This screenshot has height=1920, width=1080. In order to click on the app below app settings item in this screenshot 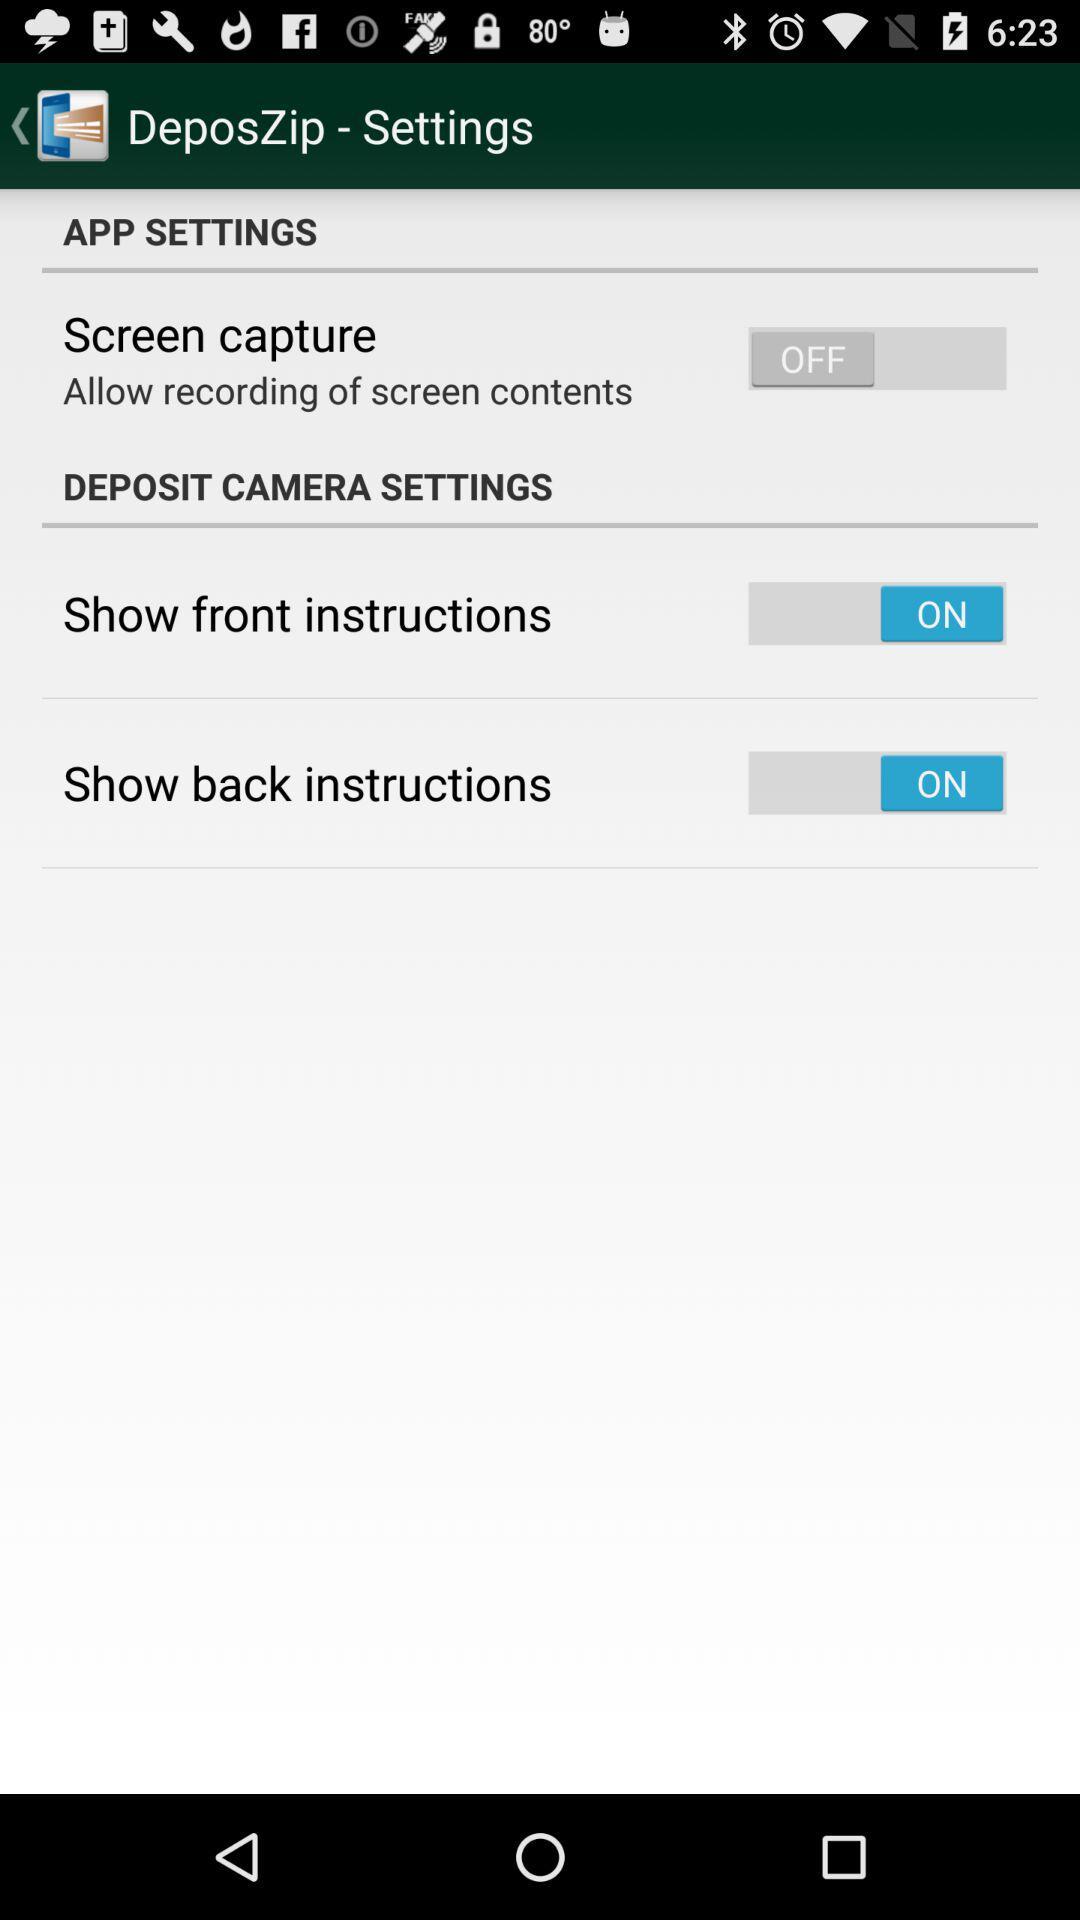, I will do `click(219, 333)`.